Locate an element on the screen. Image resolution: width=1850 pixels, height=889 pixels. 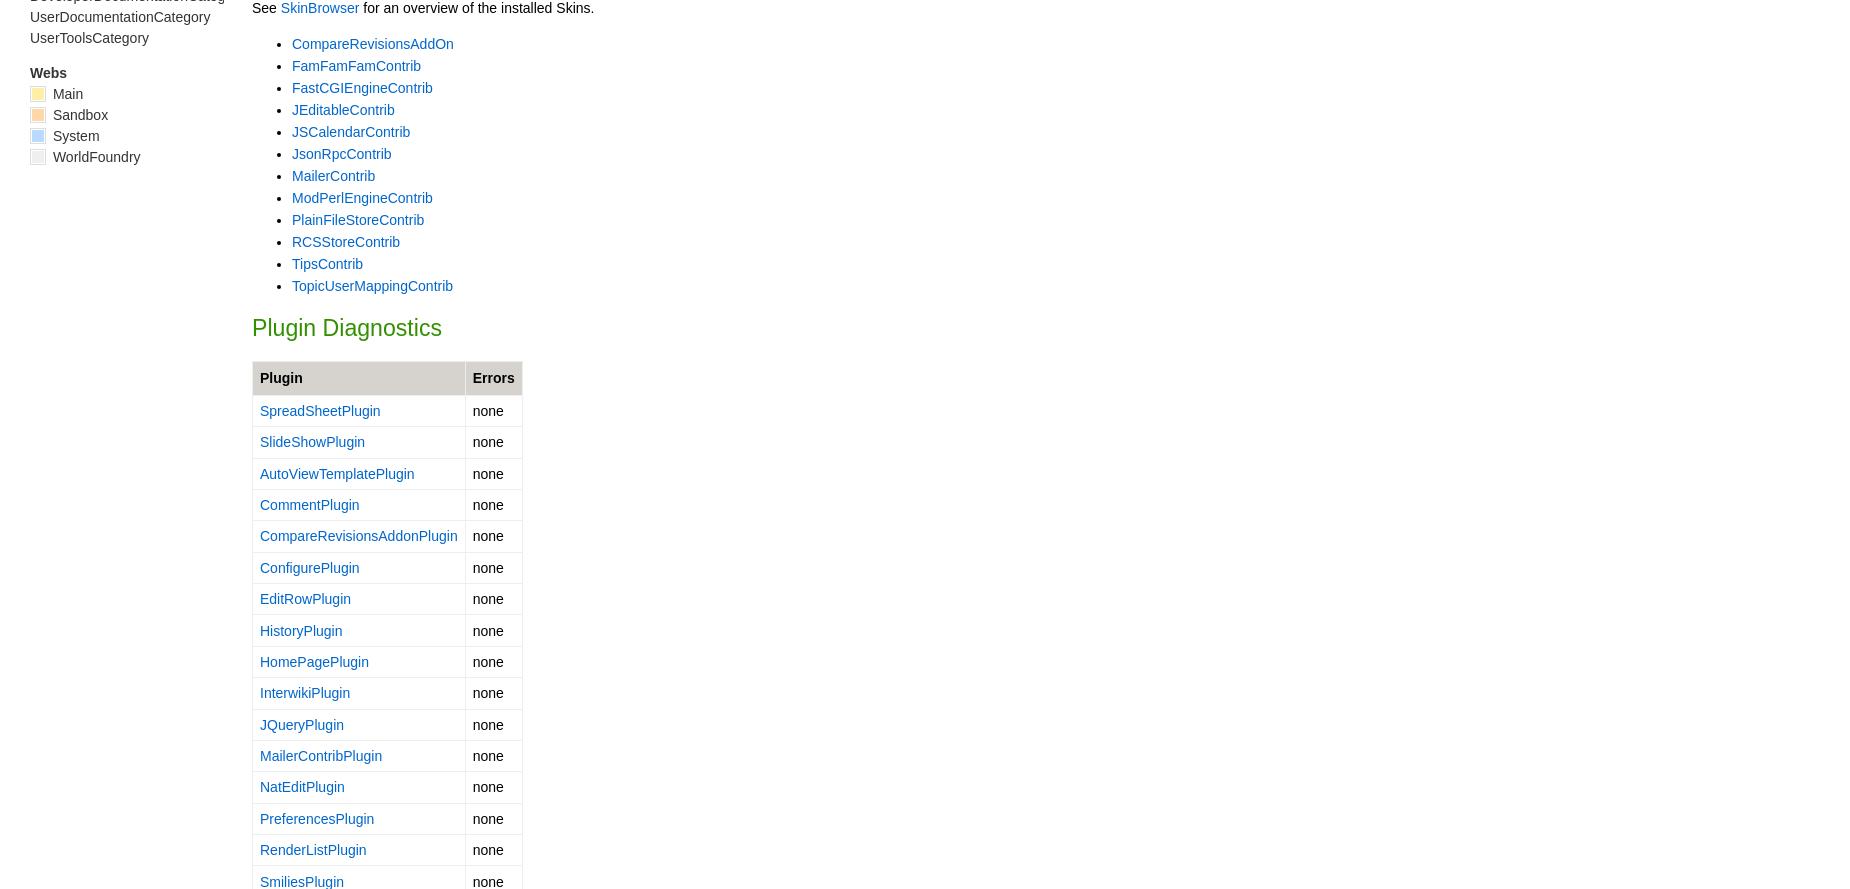
'System' is located at coordinates (48, 135).